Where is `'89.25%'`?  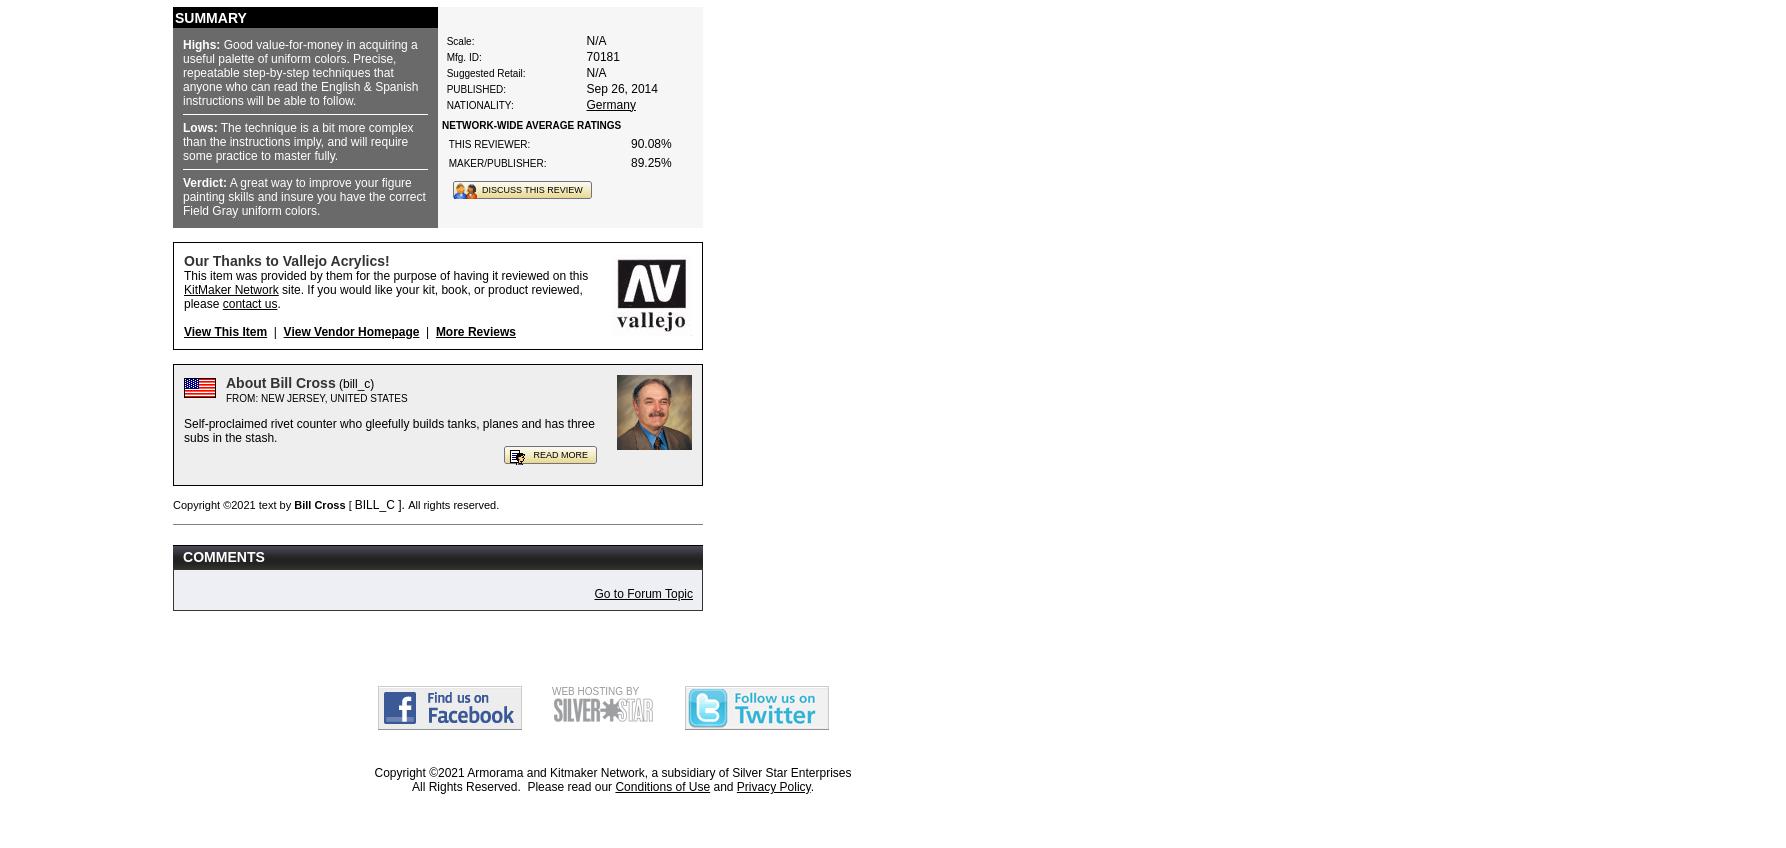 '89.25%' is located at coordinates (650, 161).